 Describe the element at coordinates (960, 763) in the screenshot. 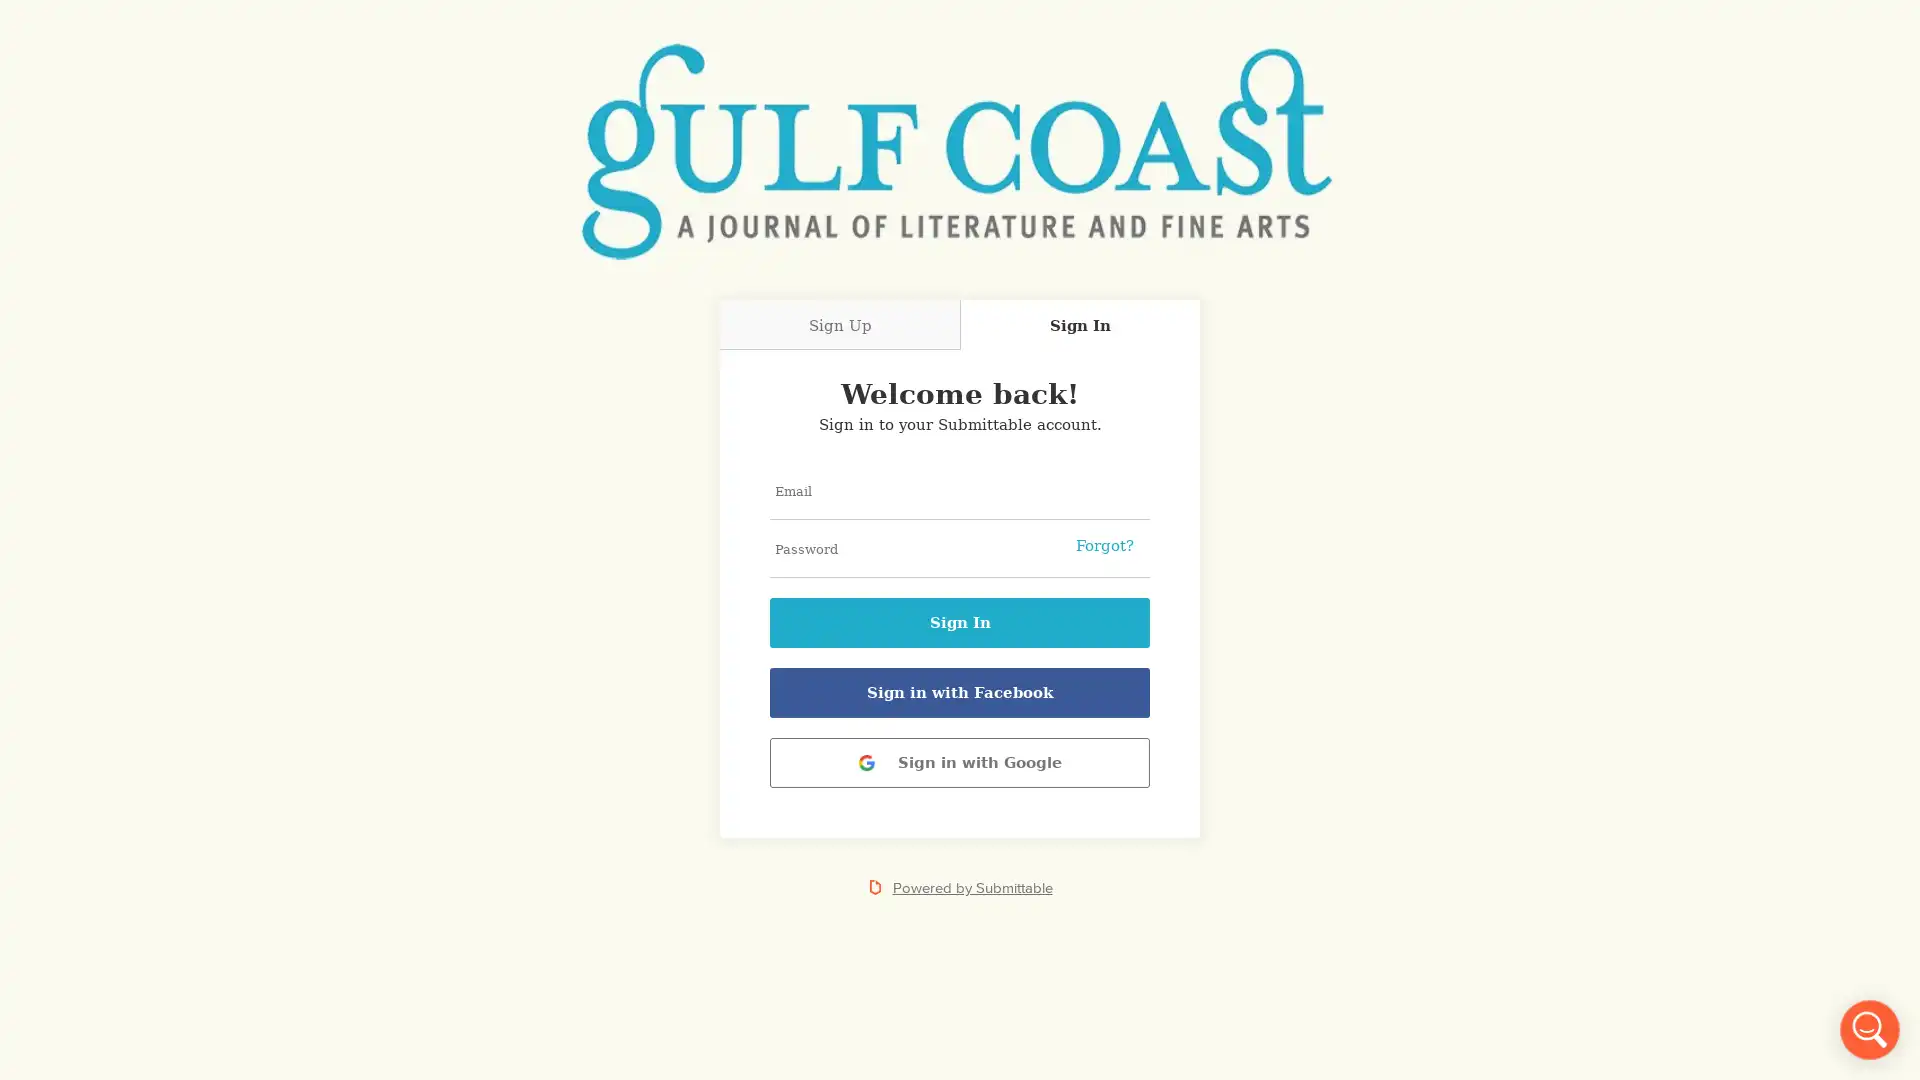

I see `Google logo Sign in with Google` at that location.